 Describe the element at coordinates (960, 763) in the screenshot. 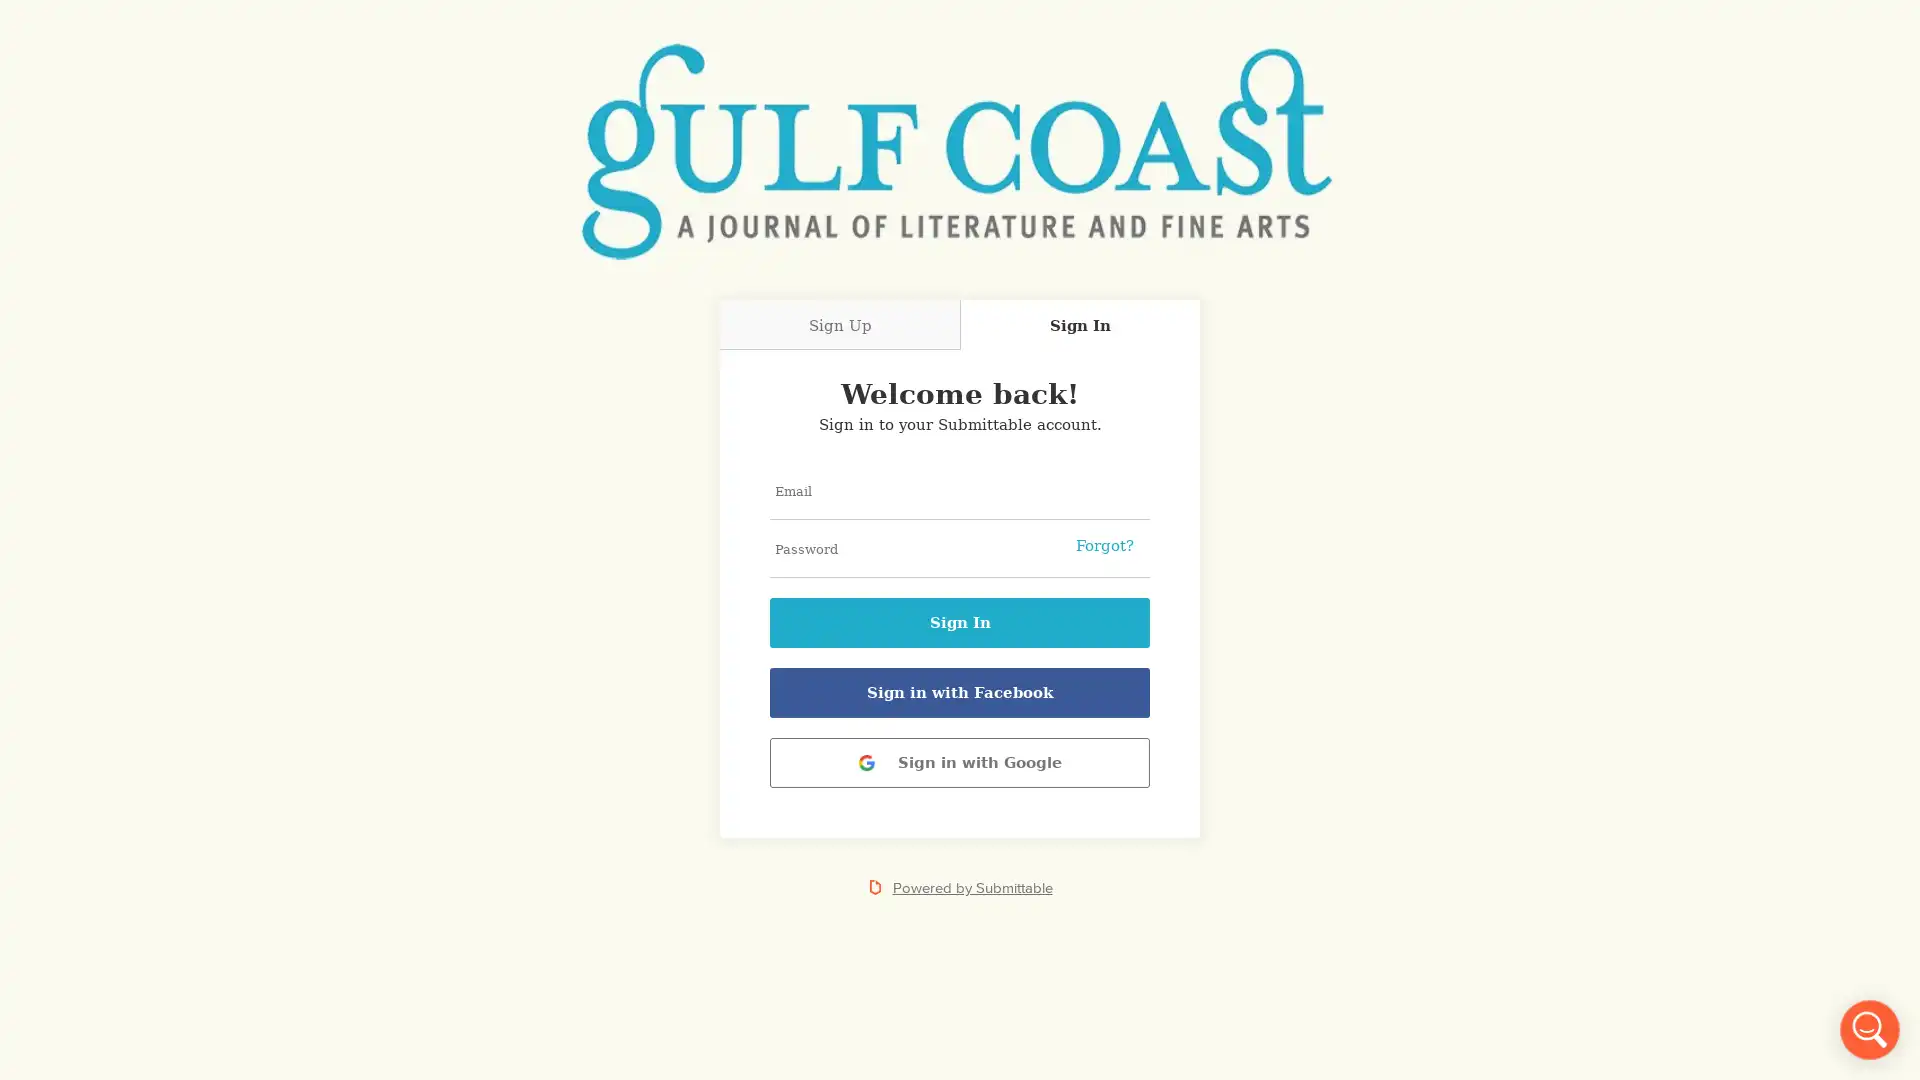

I see `Google logo Sign in with Google` at that location.